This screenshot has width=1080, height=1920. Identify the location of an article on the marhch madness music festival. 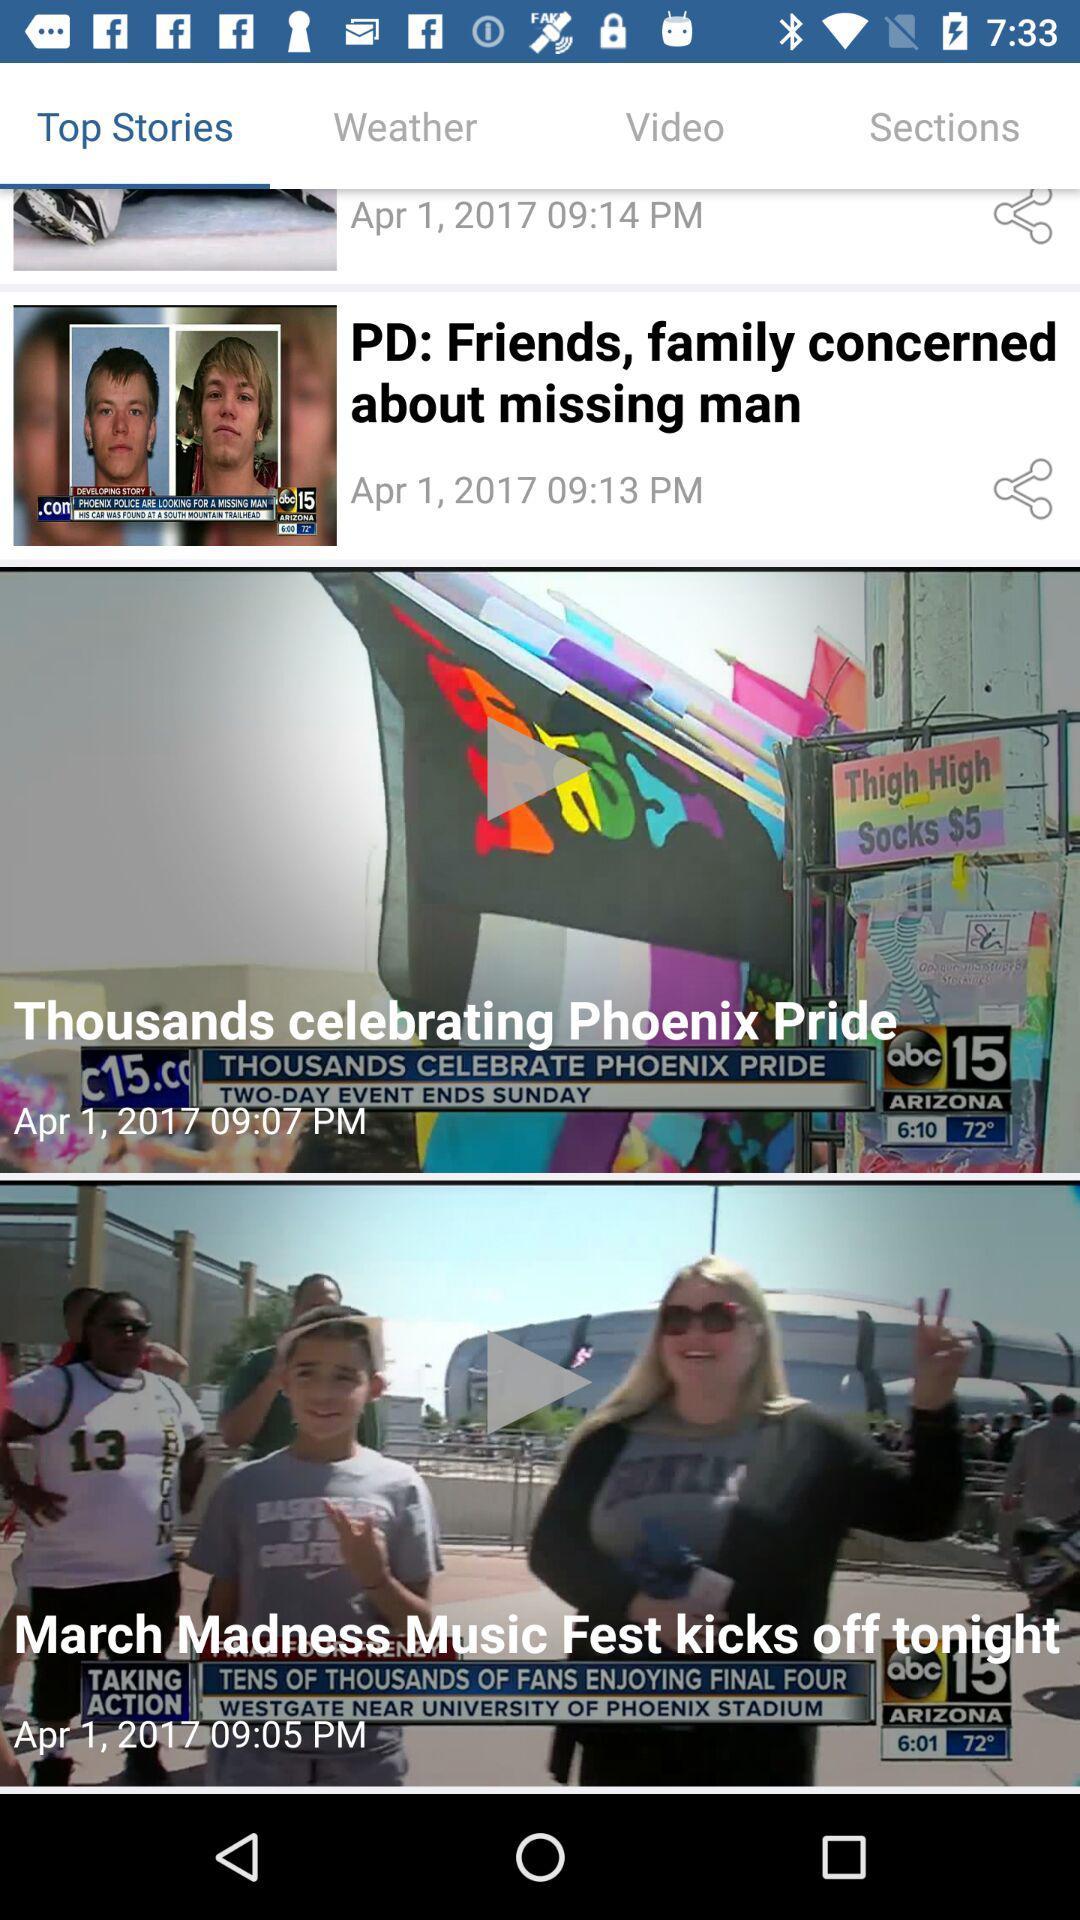
(540, 1483).